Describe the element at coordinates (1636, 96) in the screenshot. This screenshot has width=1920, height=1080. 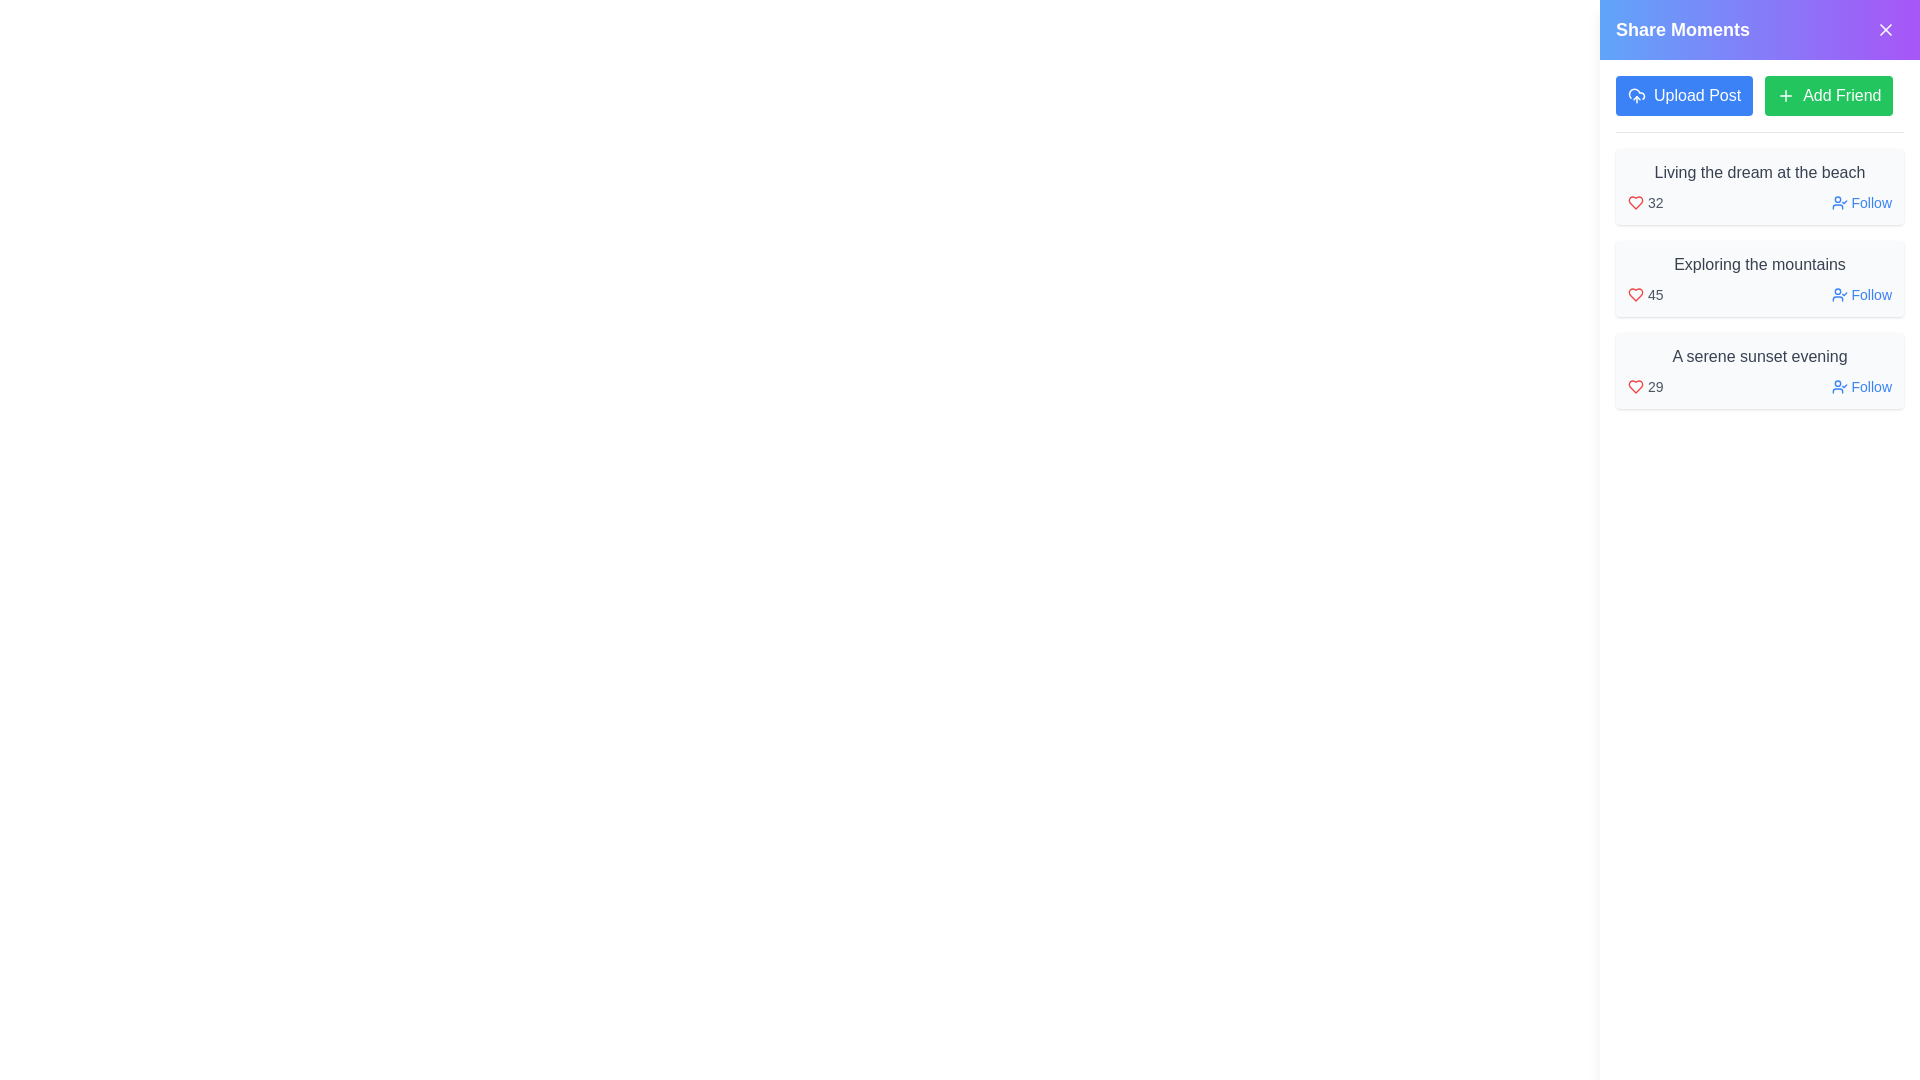
I see `the 'Upload Post' icon located on the left side of the 'Upload Post' button in the top-left section of the 'Share Moments' panel to trigger potential visual feedback` at that location.